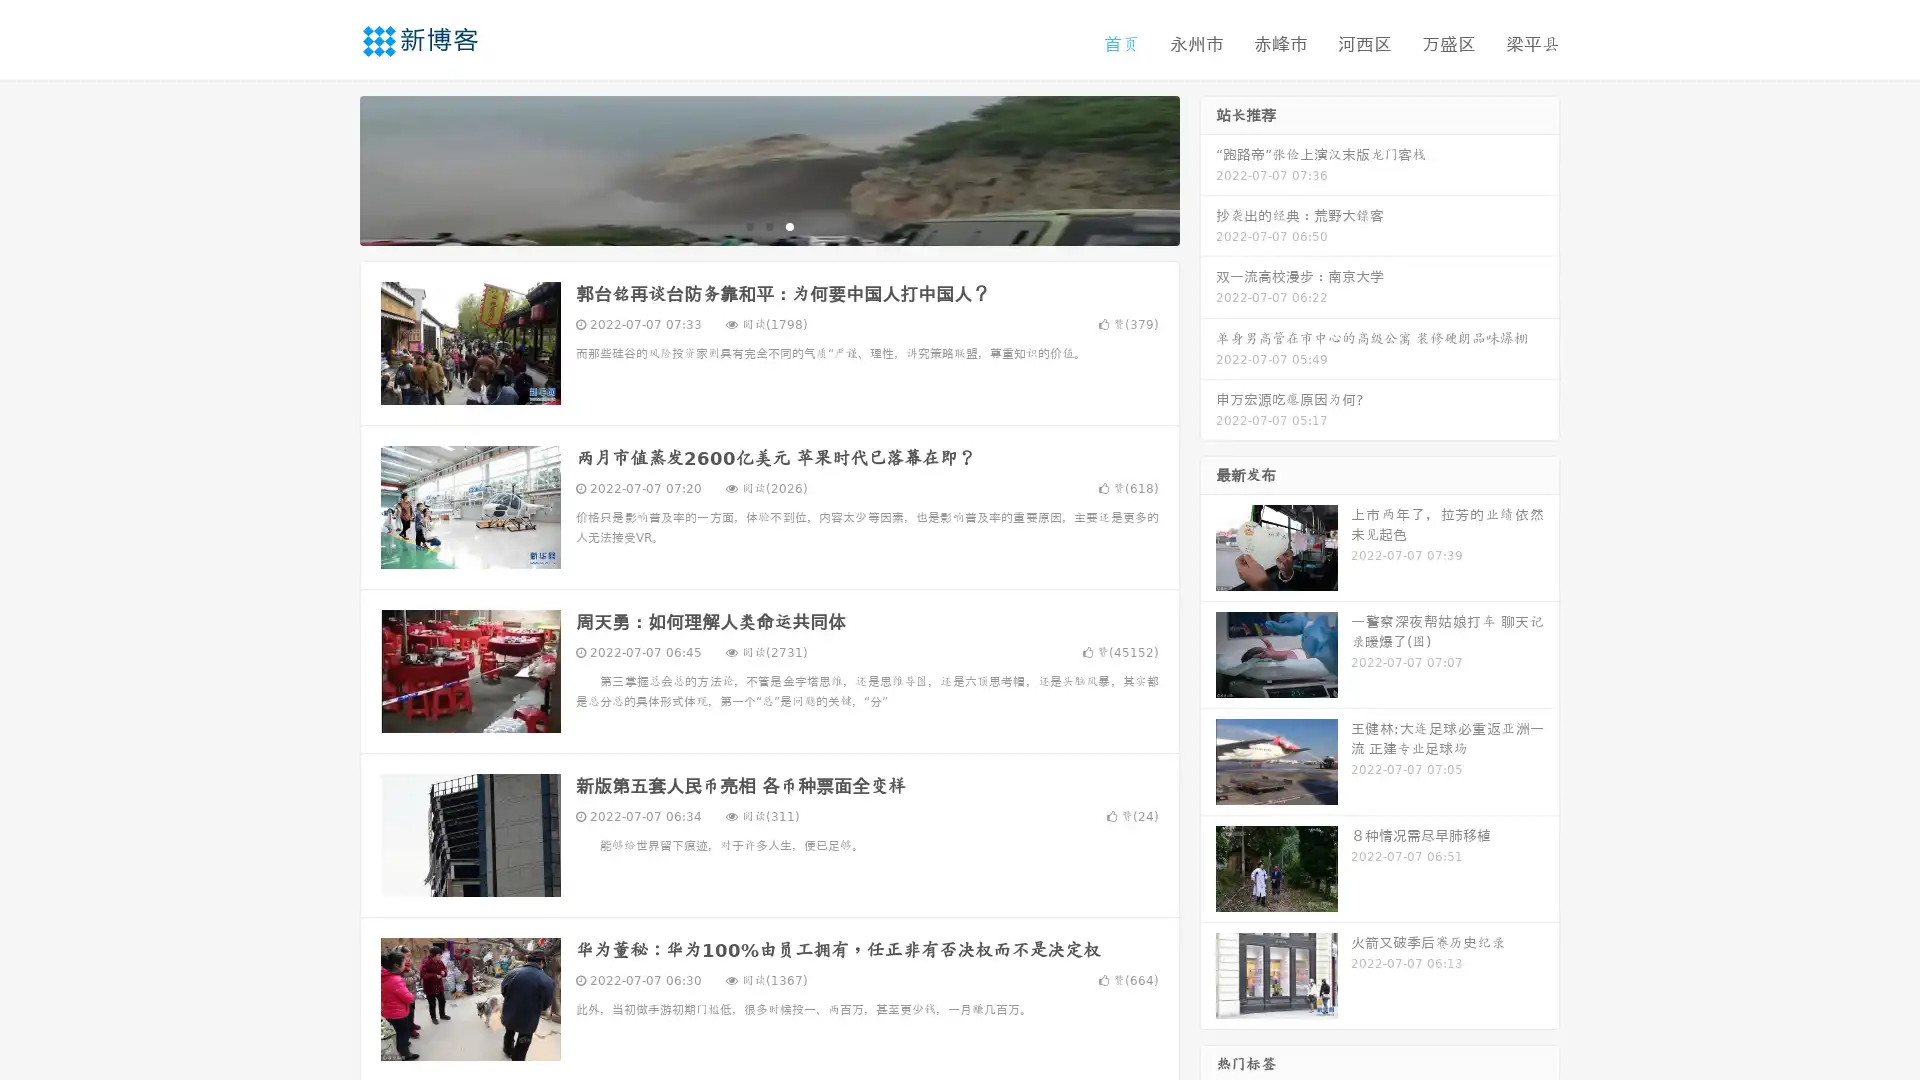  What do you see at coordinates (768, 225) in the screenshot?
I see `Go to slide 2` at bounding box center [768, 225].